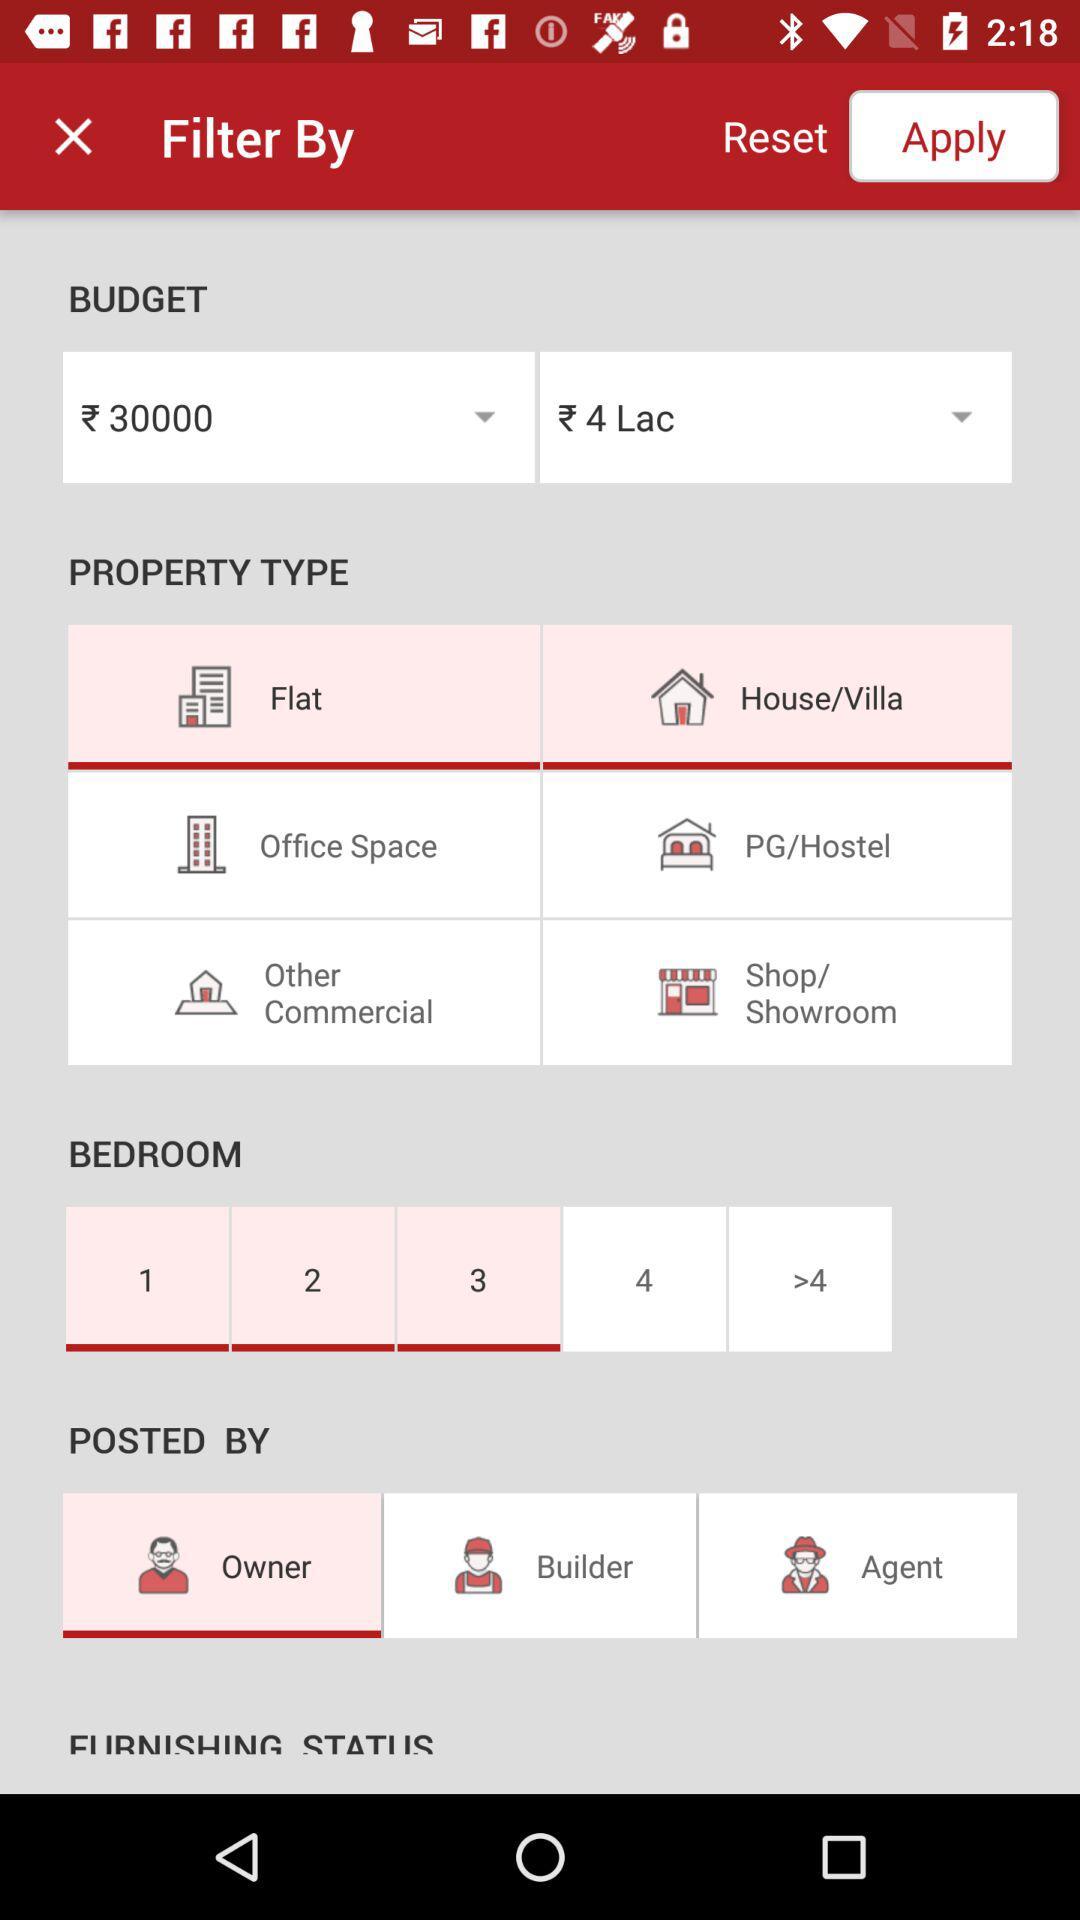 This screenshot has height=1920, width=1080. What do you see at coordinates (72, 135) in the screenshot?
I see `exit` at bounding box center [72, 135].